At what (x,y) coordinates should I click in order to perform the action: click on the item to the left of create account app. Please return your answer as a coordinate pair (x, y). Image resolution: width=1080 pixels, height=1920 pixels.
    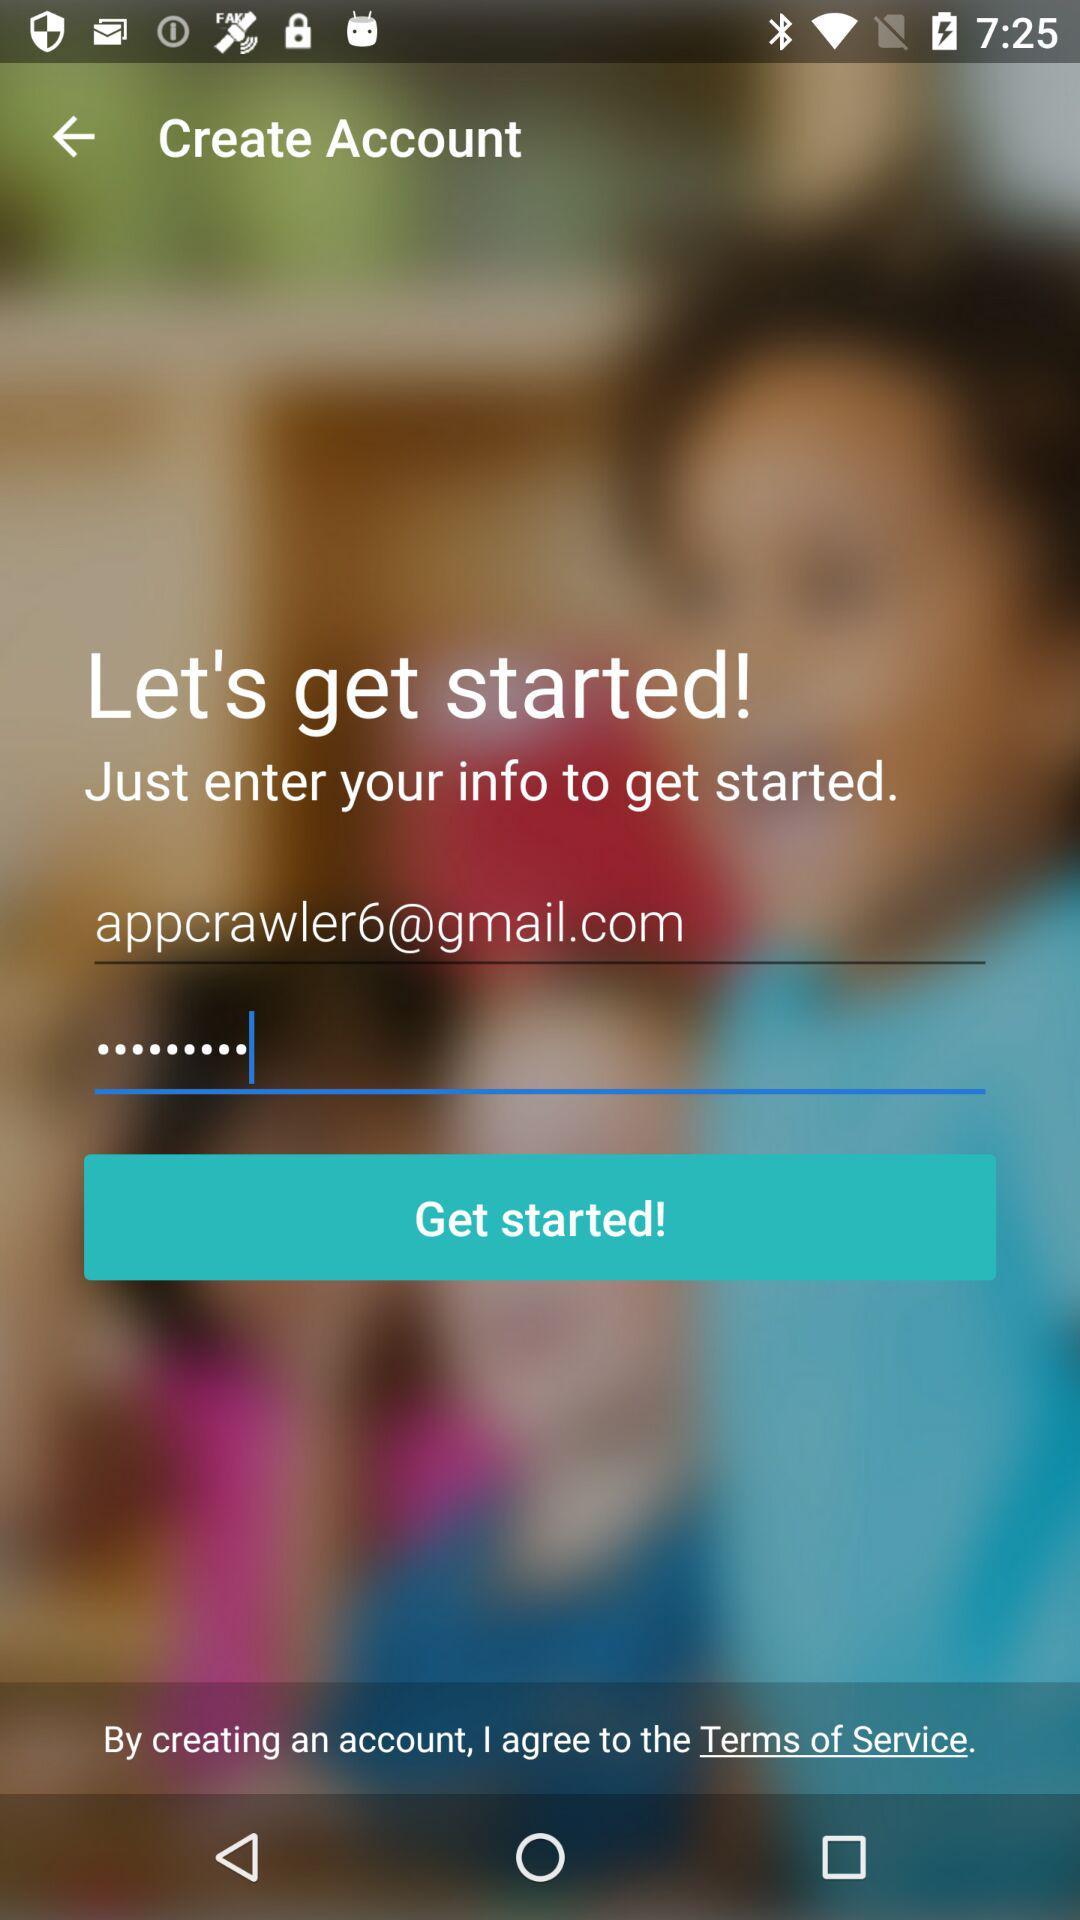
    Looking at the image, I should click on (72, 135).